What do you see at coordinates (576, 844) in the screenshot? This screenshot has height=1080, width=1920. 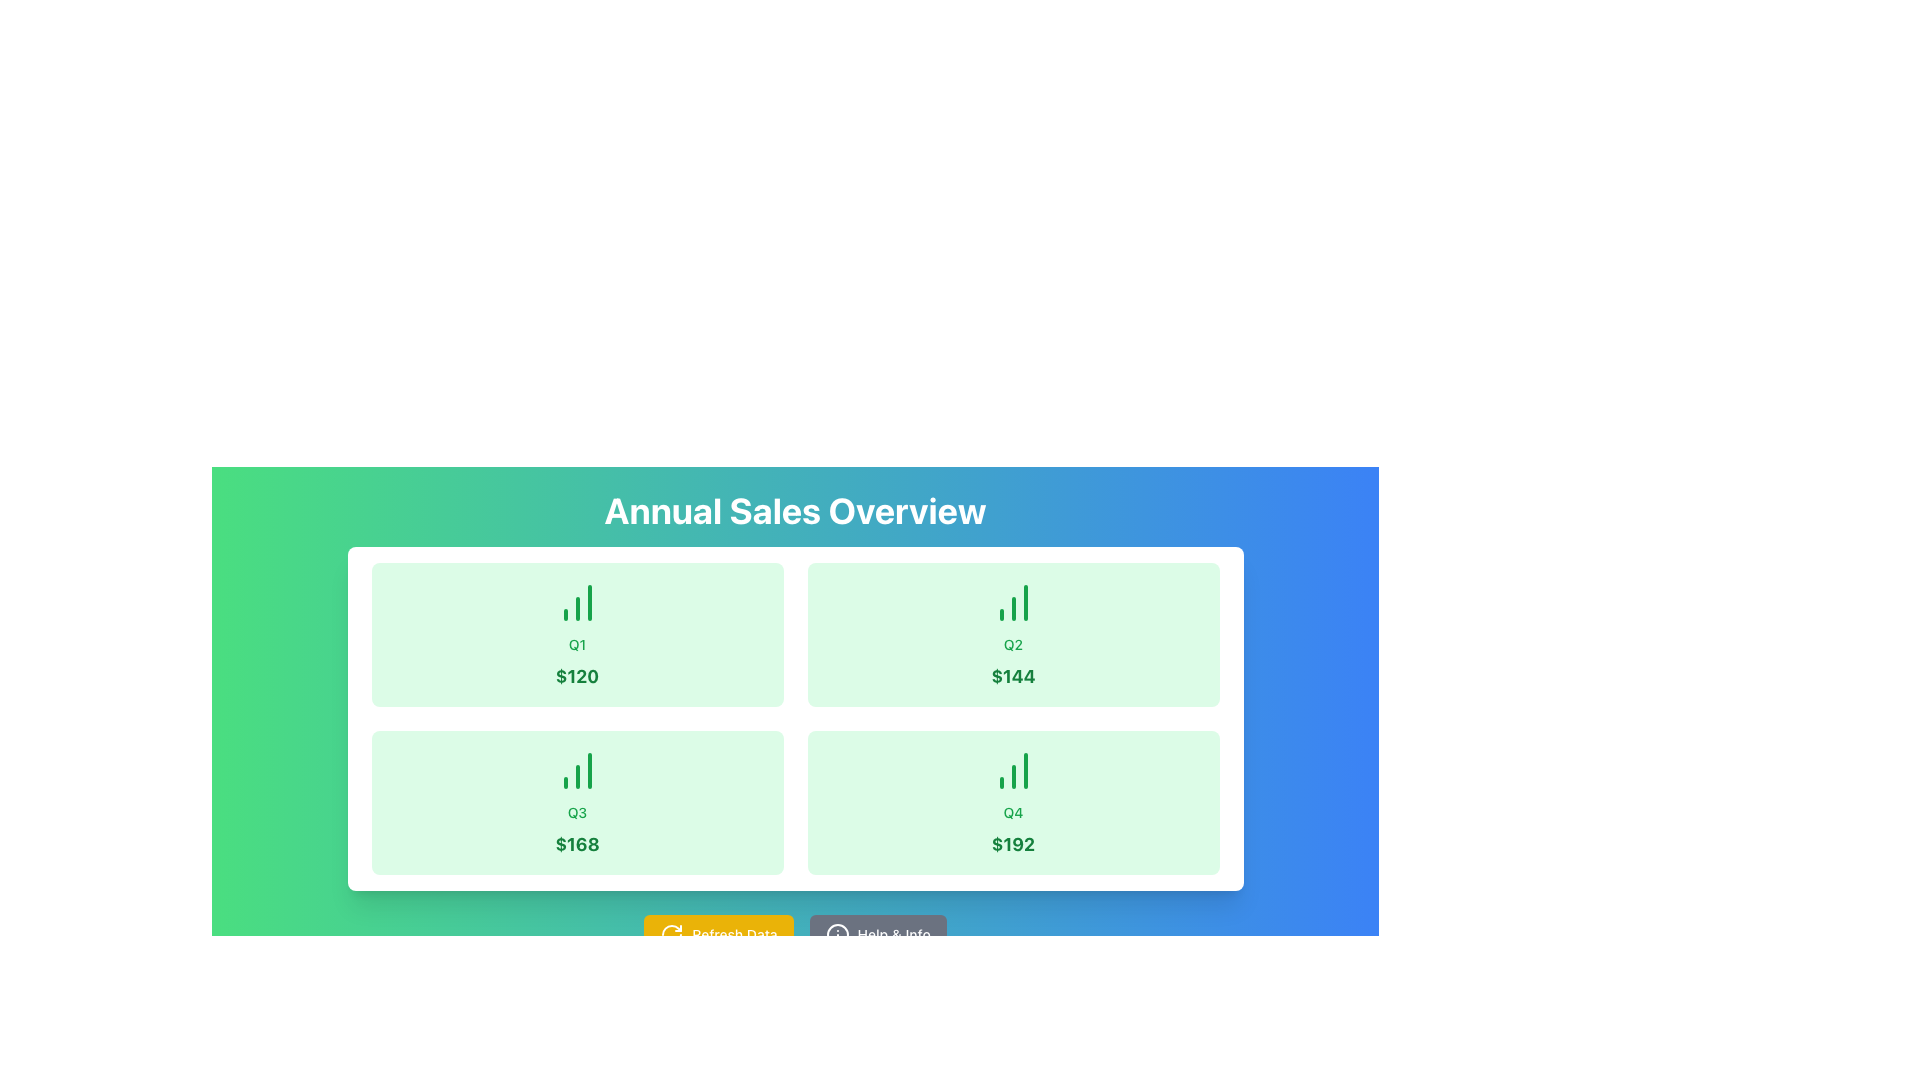 I see `value displayed on the text label showing '$168' in large, bold, green font located in the bottom-left quadrant of the grid layout` at bounding box center [576, 844].